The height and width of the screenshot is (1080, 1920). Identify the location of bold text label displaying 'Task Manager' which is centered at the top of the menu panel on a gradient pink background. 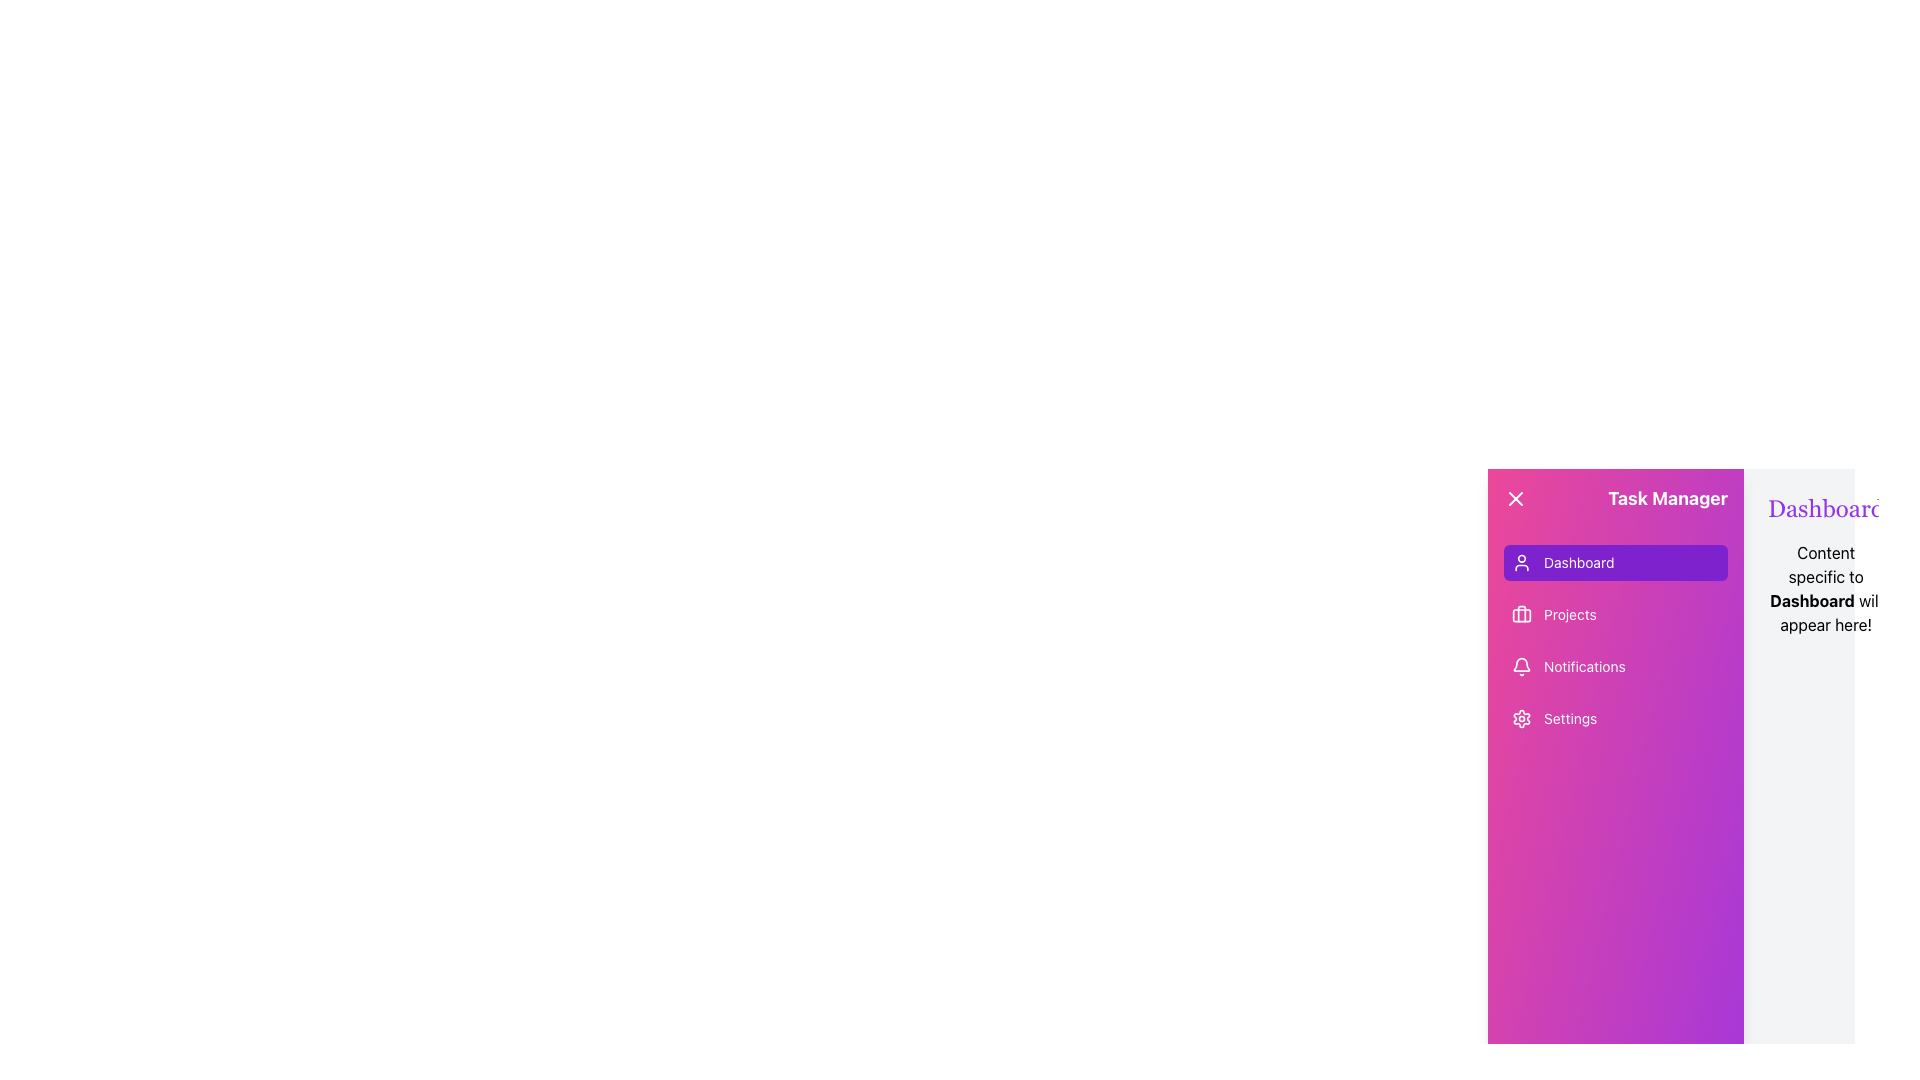
(1668, 497).